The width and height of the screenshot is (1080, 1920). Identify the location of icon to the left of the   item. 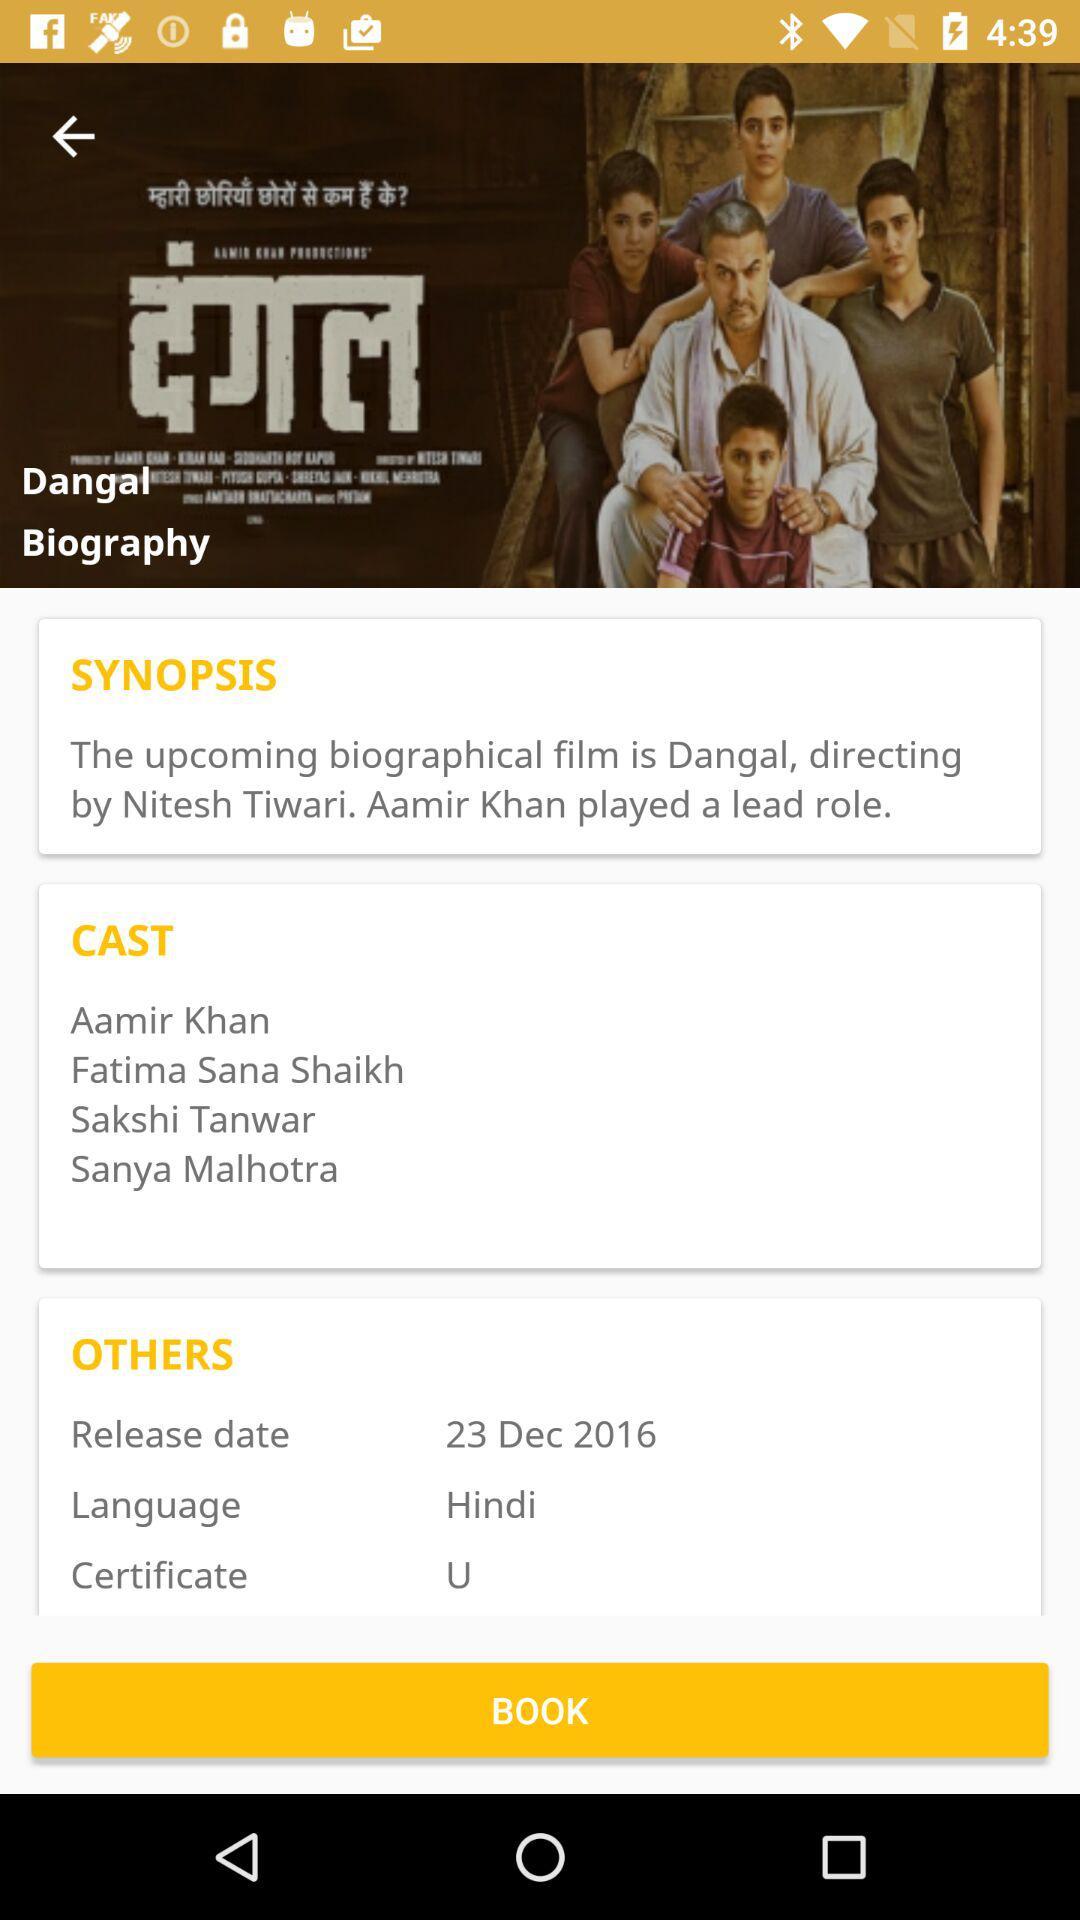
(72, 135).